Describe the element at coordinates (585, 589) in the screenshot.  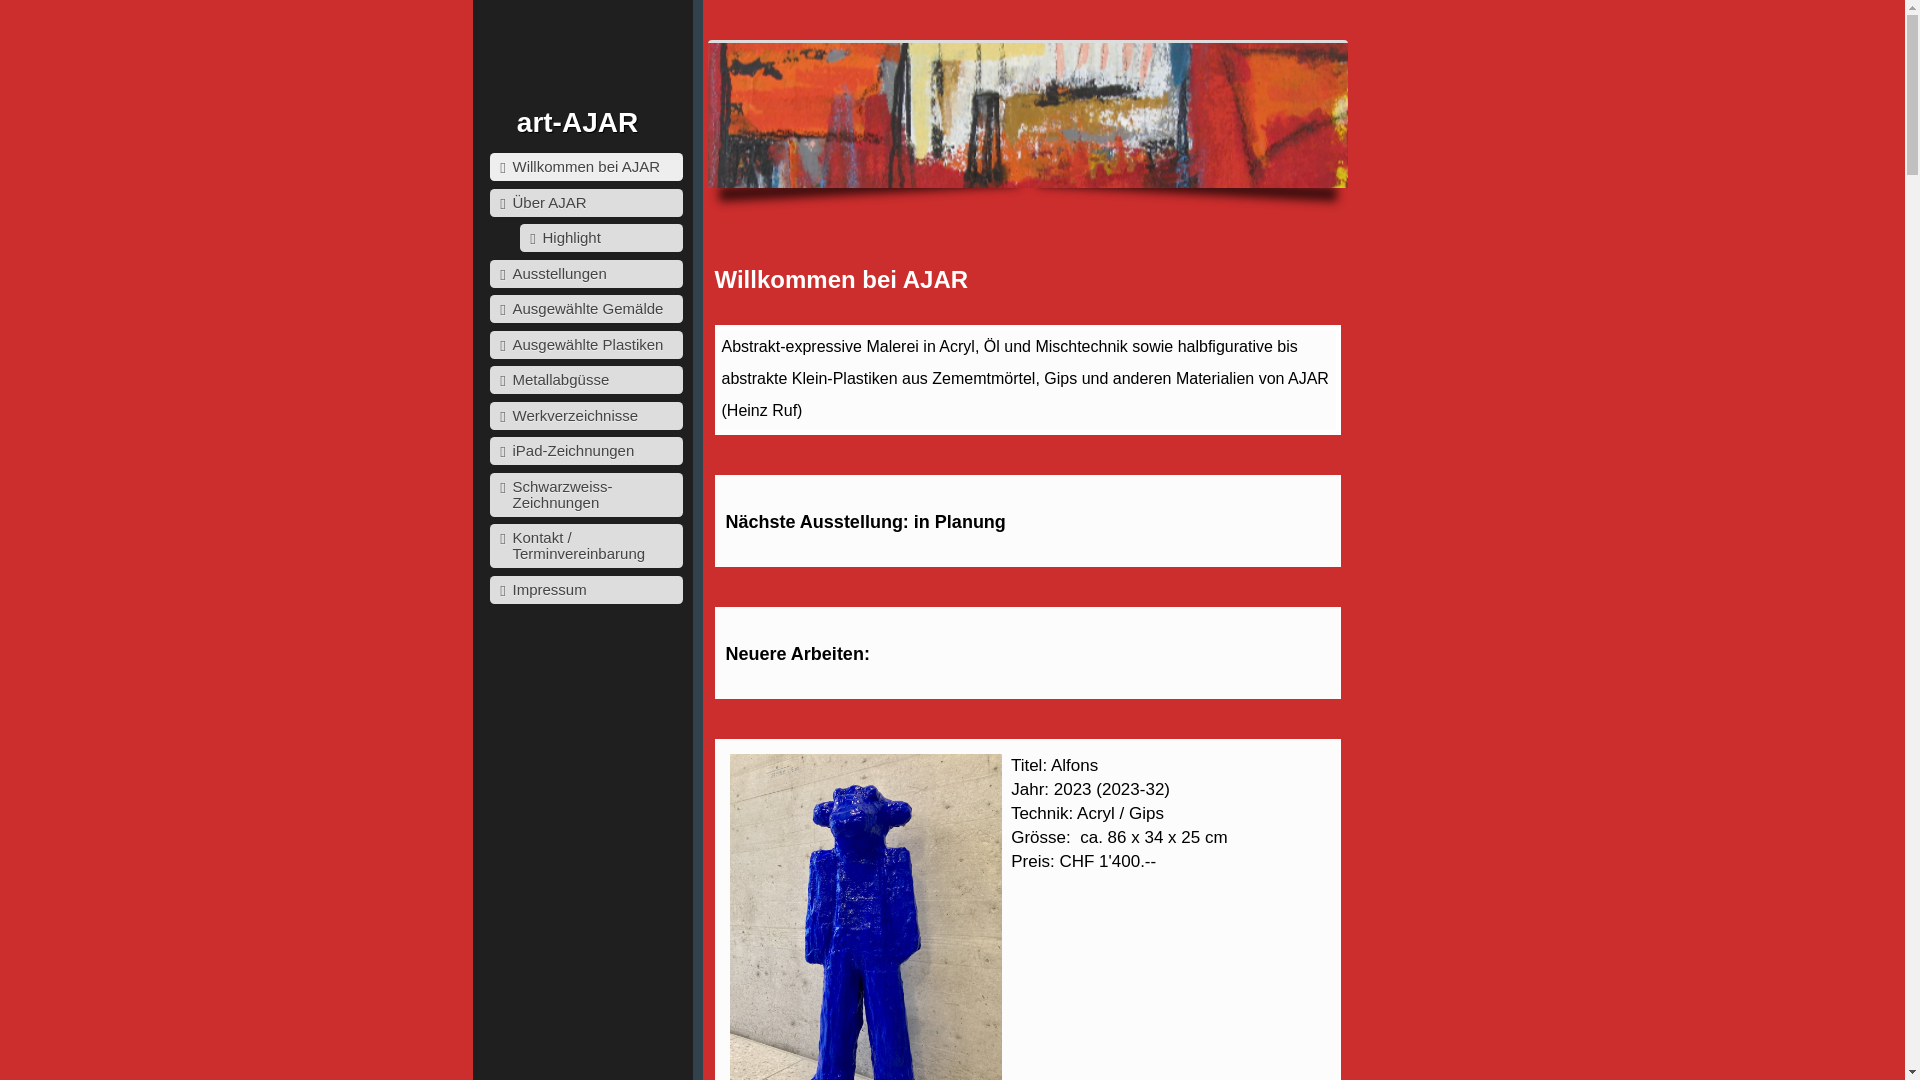
I see `'Impressum'` at that location.